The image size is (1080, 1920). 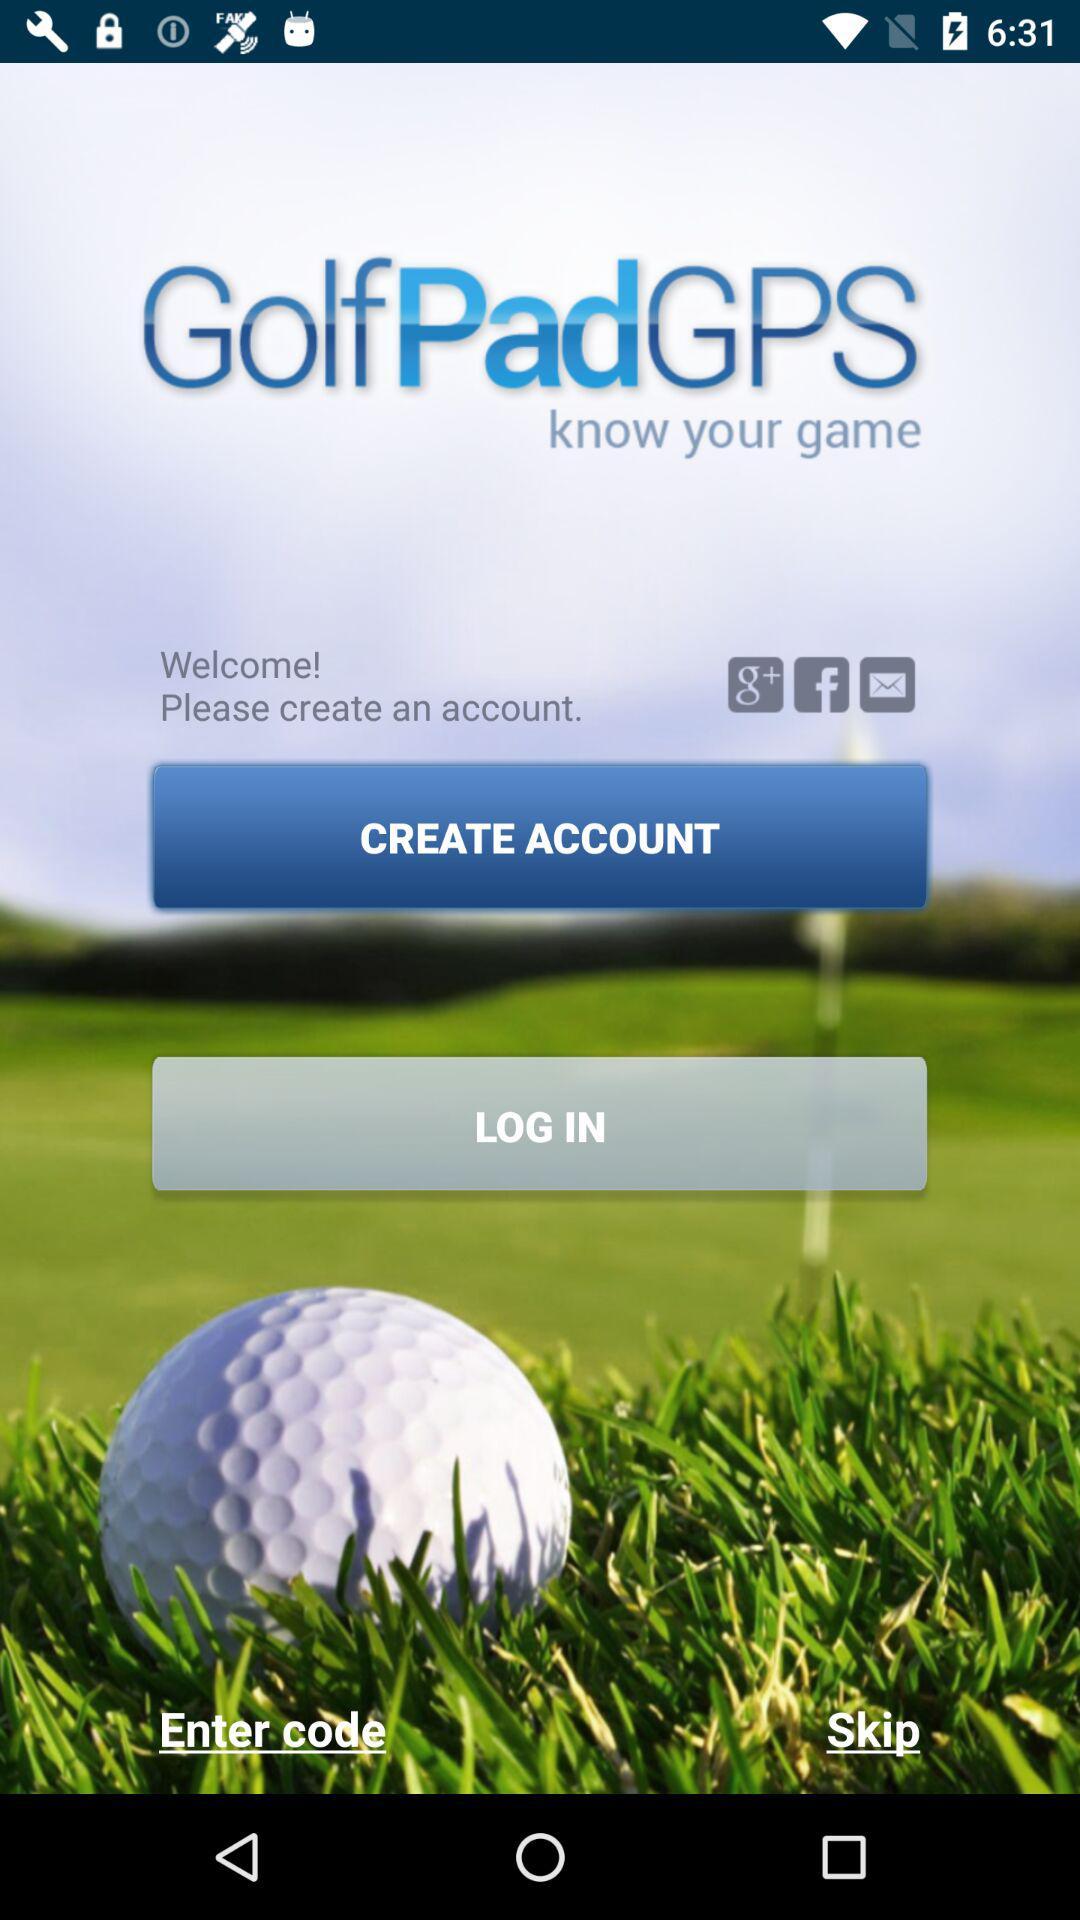 What do you see at coordinates (729, 1727) in the screenshot?
I see `the skip icon` at bounding box center [729, 1727].